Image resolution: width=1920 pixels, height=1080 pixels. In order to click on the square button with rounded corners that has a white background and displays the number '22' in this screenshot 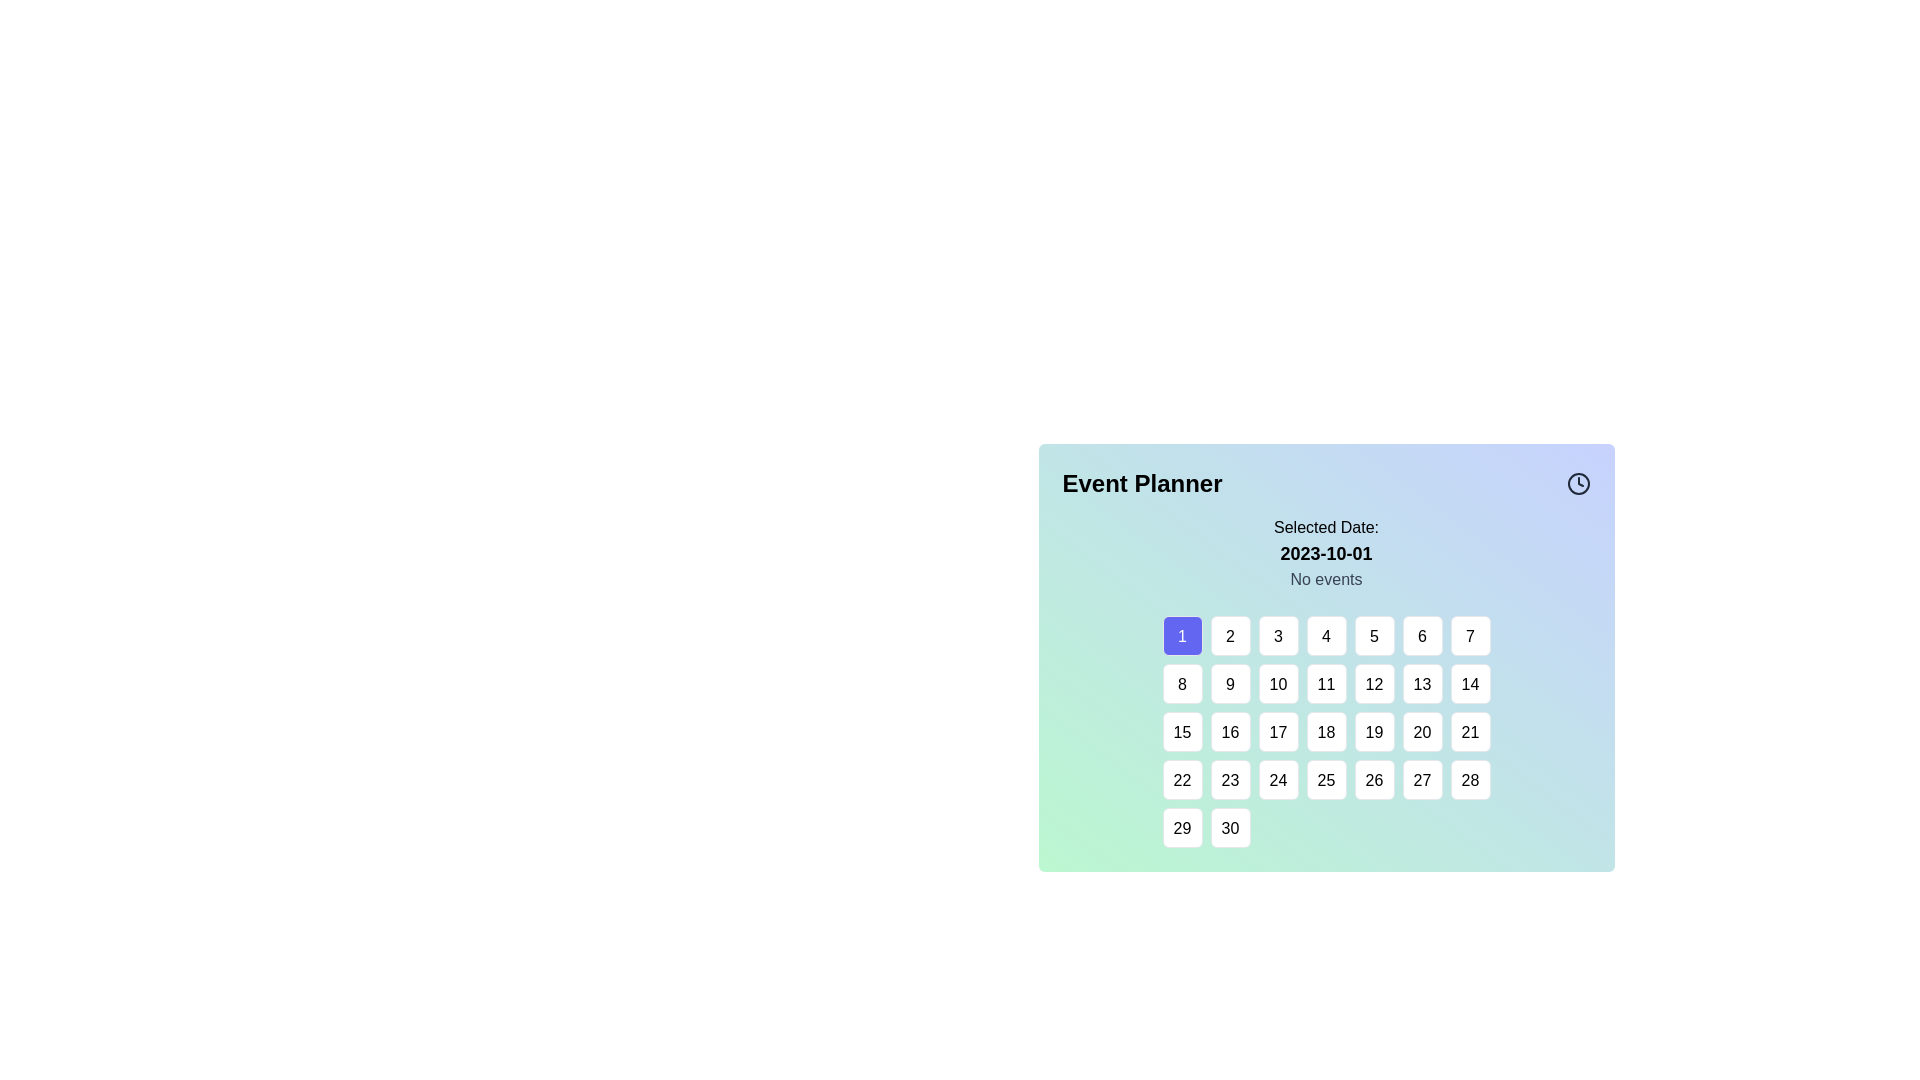, I will do `click(1182, 778)`.